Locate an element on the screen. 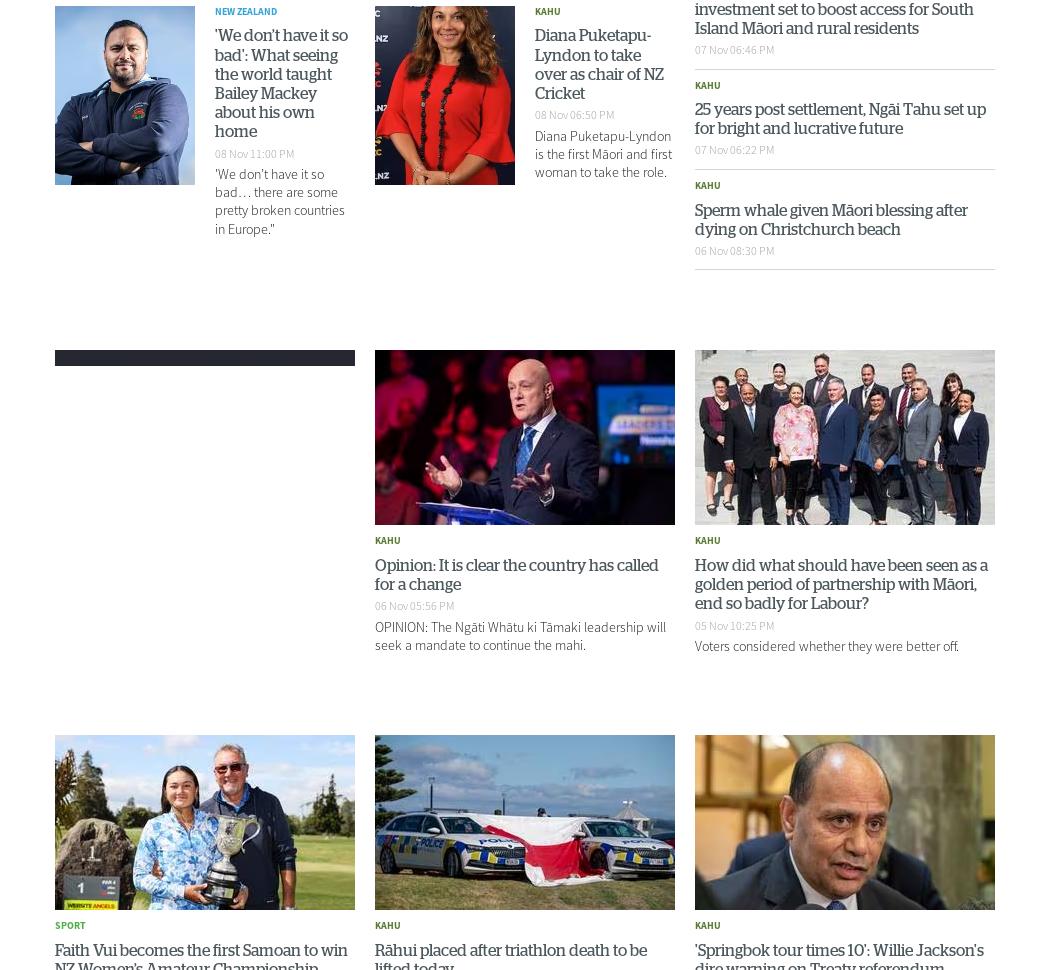  '25 years post settlement, Ngāi Tahu set up for bright and lucrative future' is located at coordinates (840, 119).